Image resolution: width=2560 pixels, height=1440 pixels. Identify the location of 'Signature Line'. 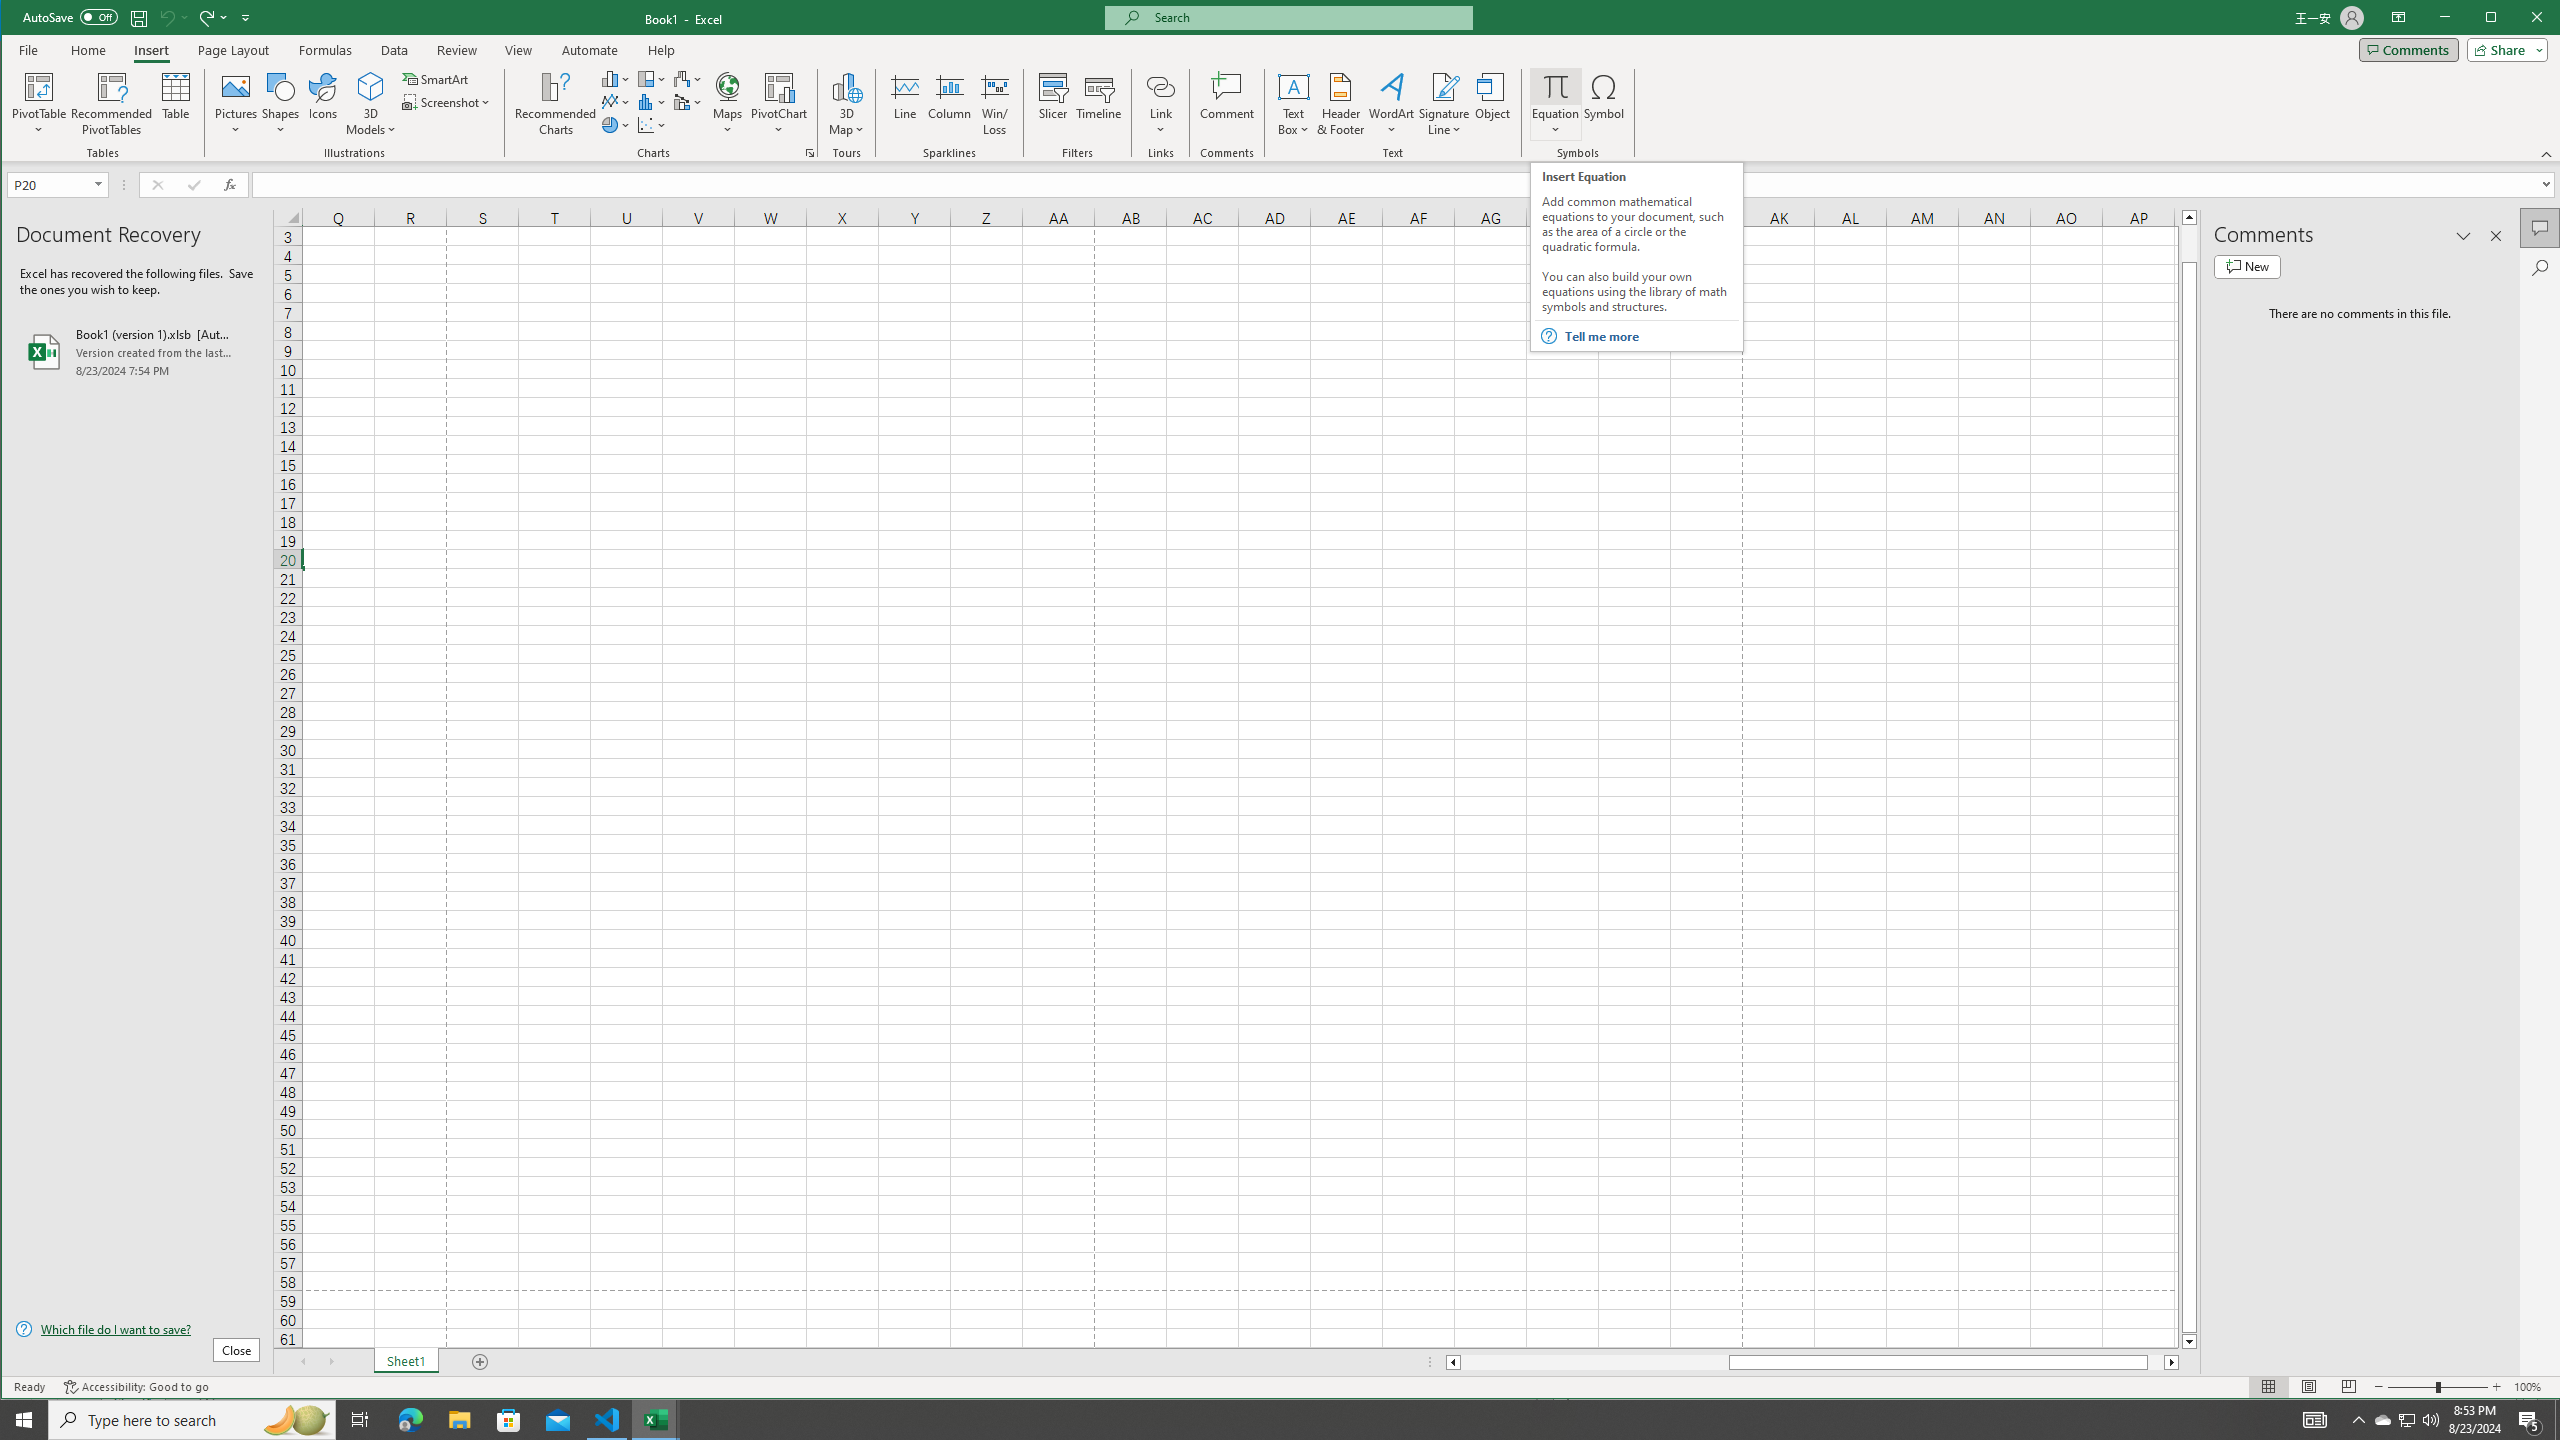
(1444, 103).